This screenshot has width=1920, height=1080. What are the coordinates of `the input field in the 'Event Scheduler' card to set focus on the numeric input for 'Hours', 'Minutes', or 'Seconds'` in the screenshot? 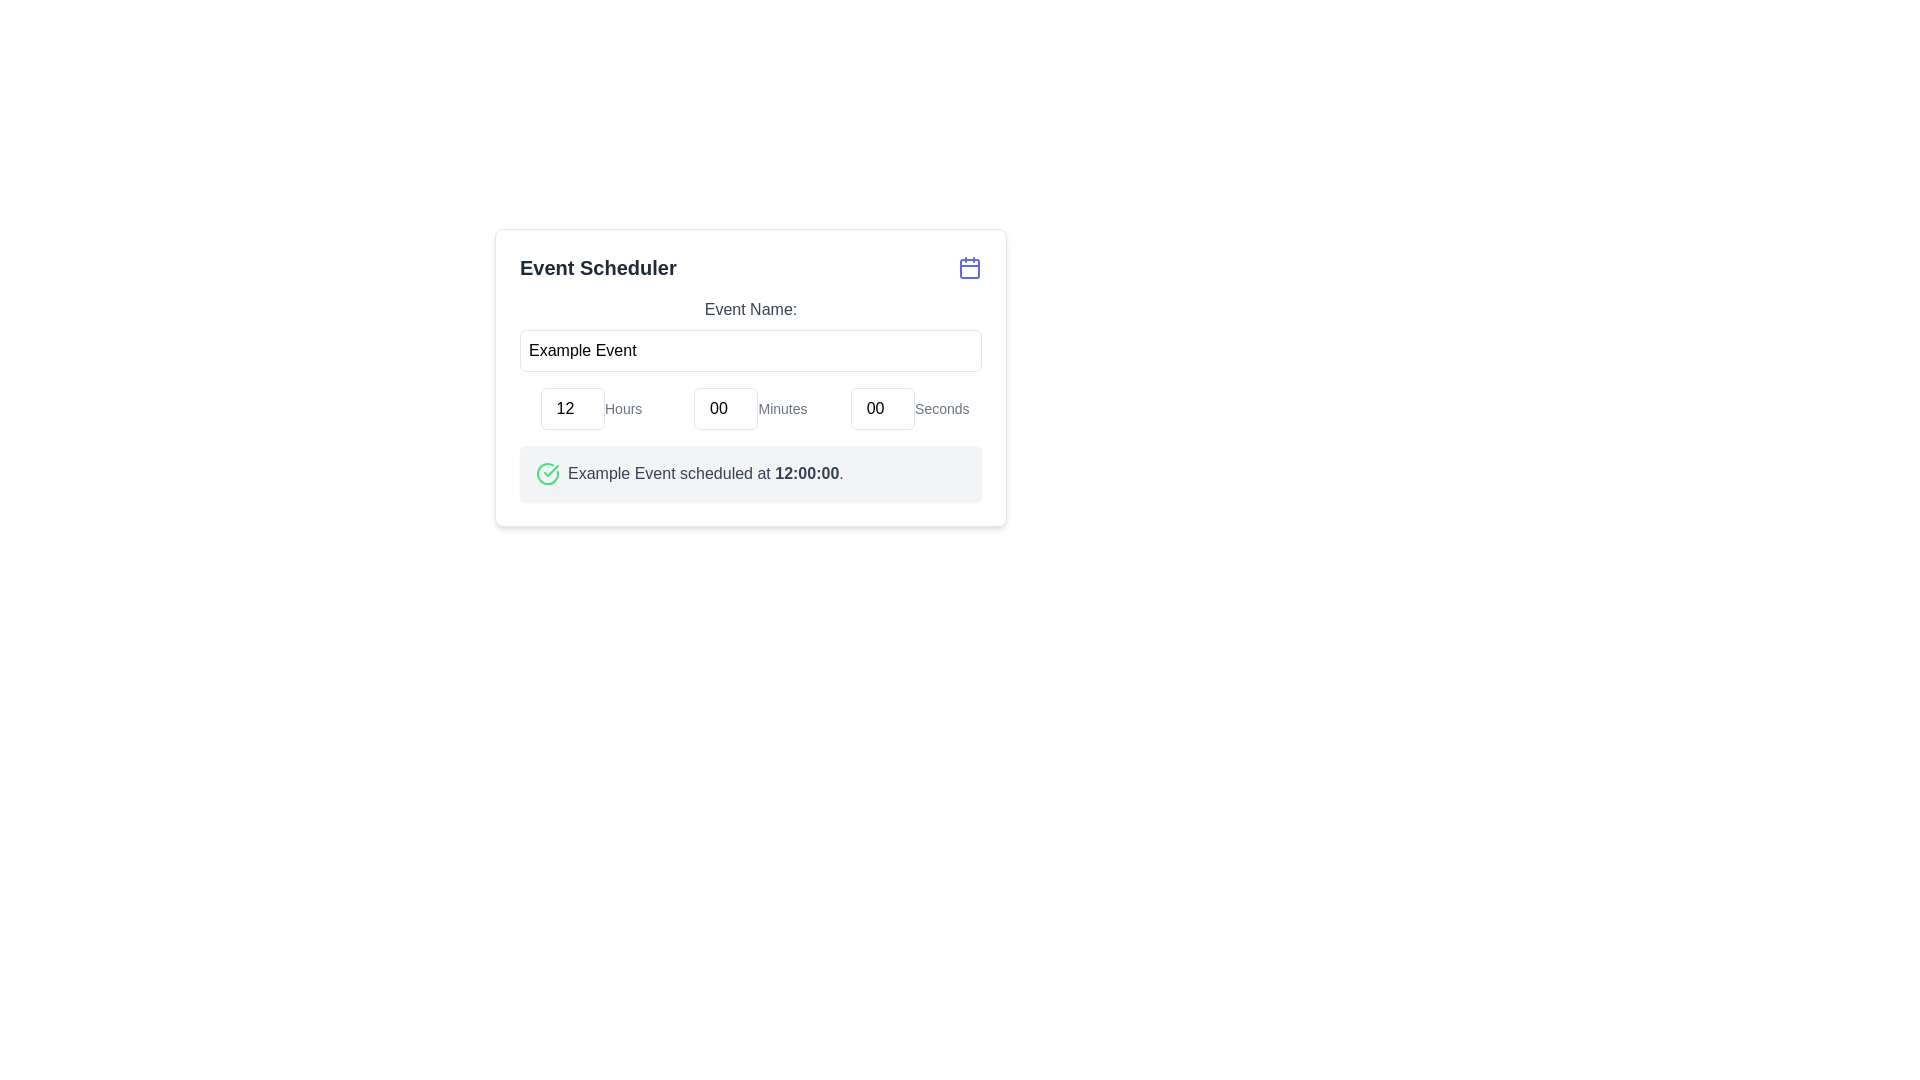 It's located at (749, 407).